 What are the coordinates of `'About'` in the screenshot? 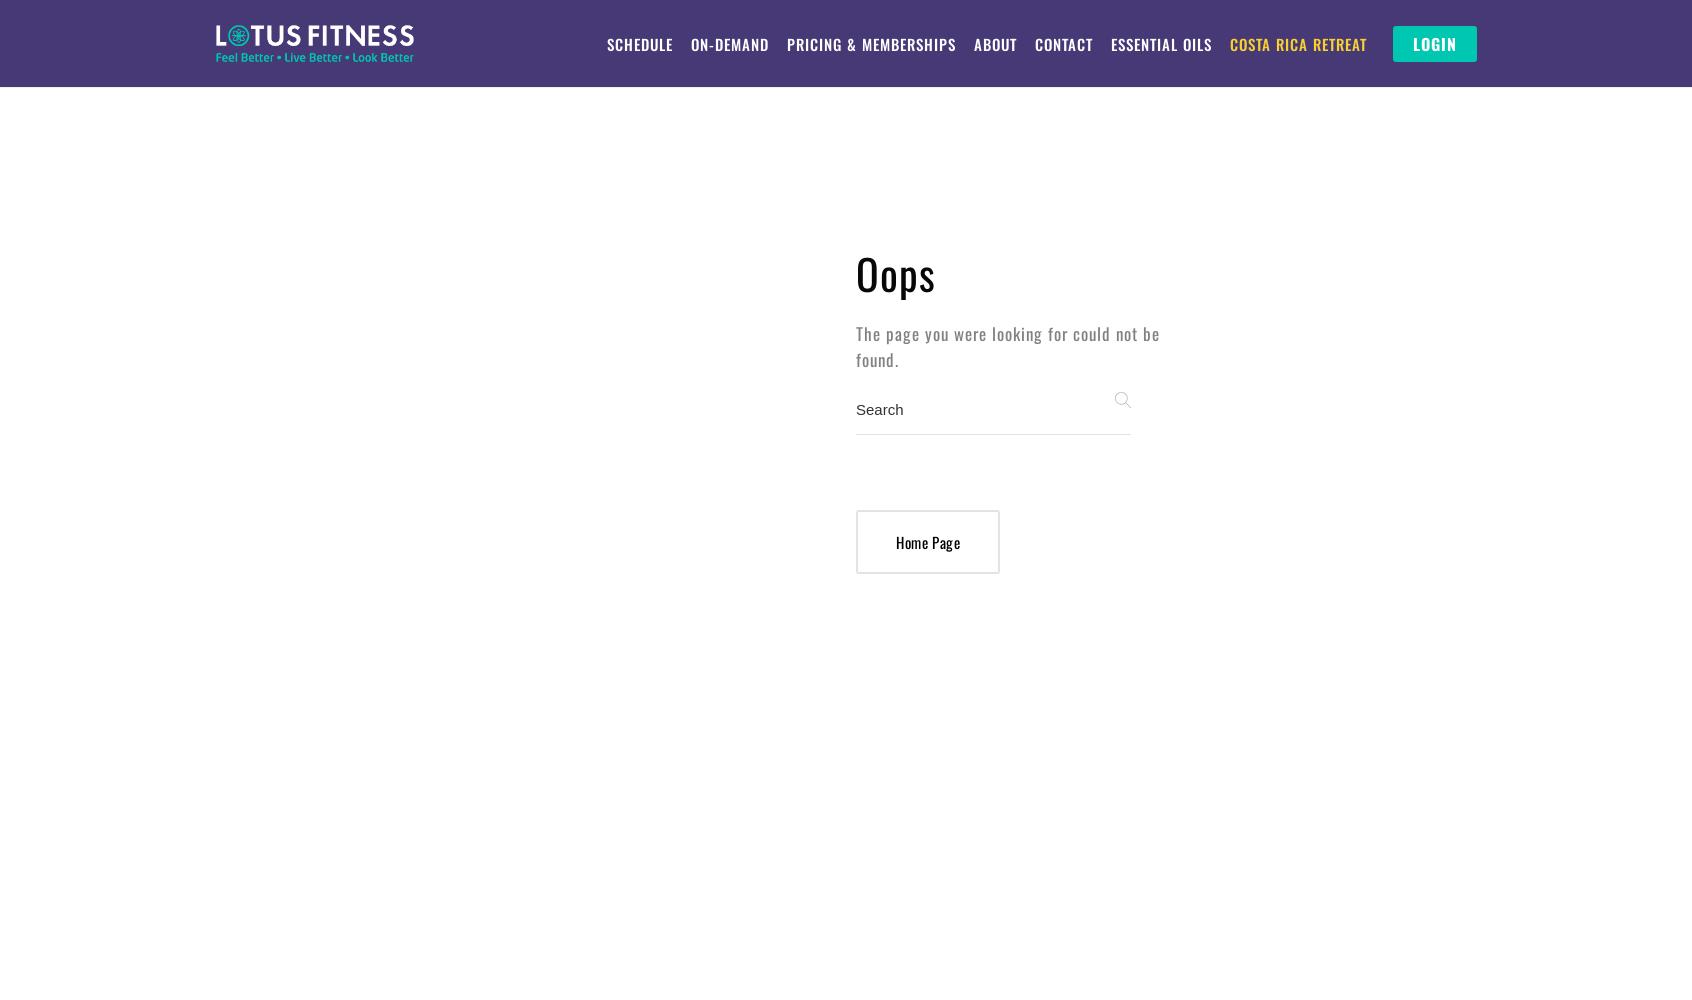 It's located at (993, 44).